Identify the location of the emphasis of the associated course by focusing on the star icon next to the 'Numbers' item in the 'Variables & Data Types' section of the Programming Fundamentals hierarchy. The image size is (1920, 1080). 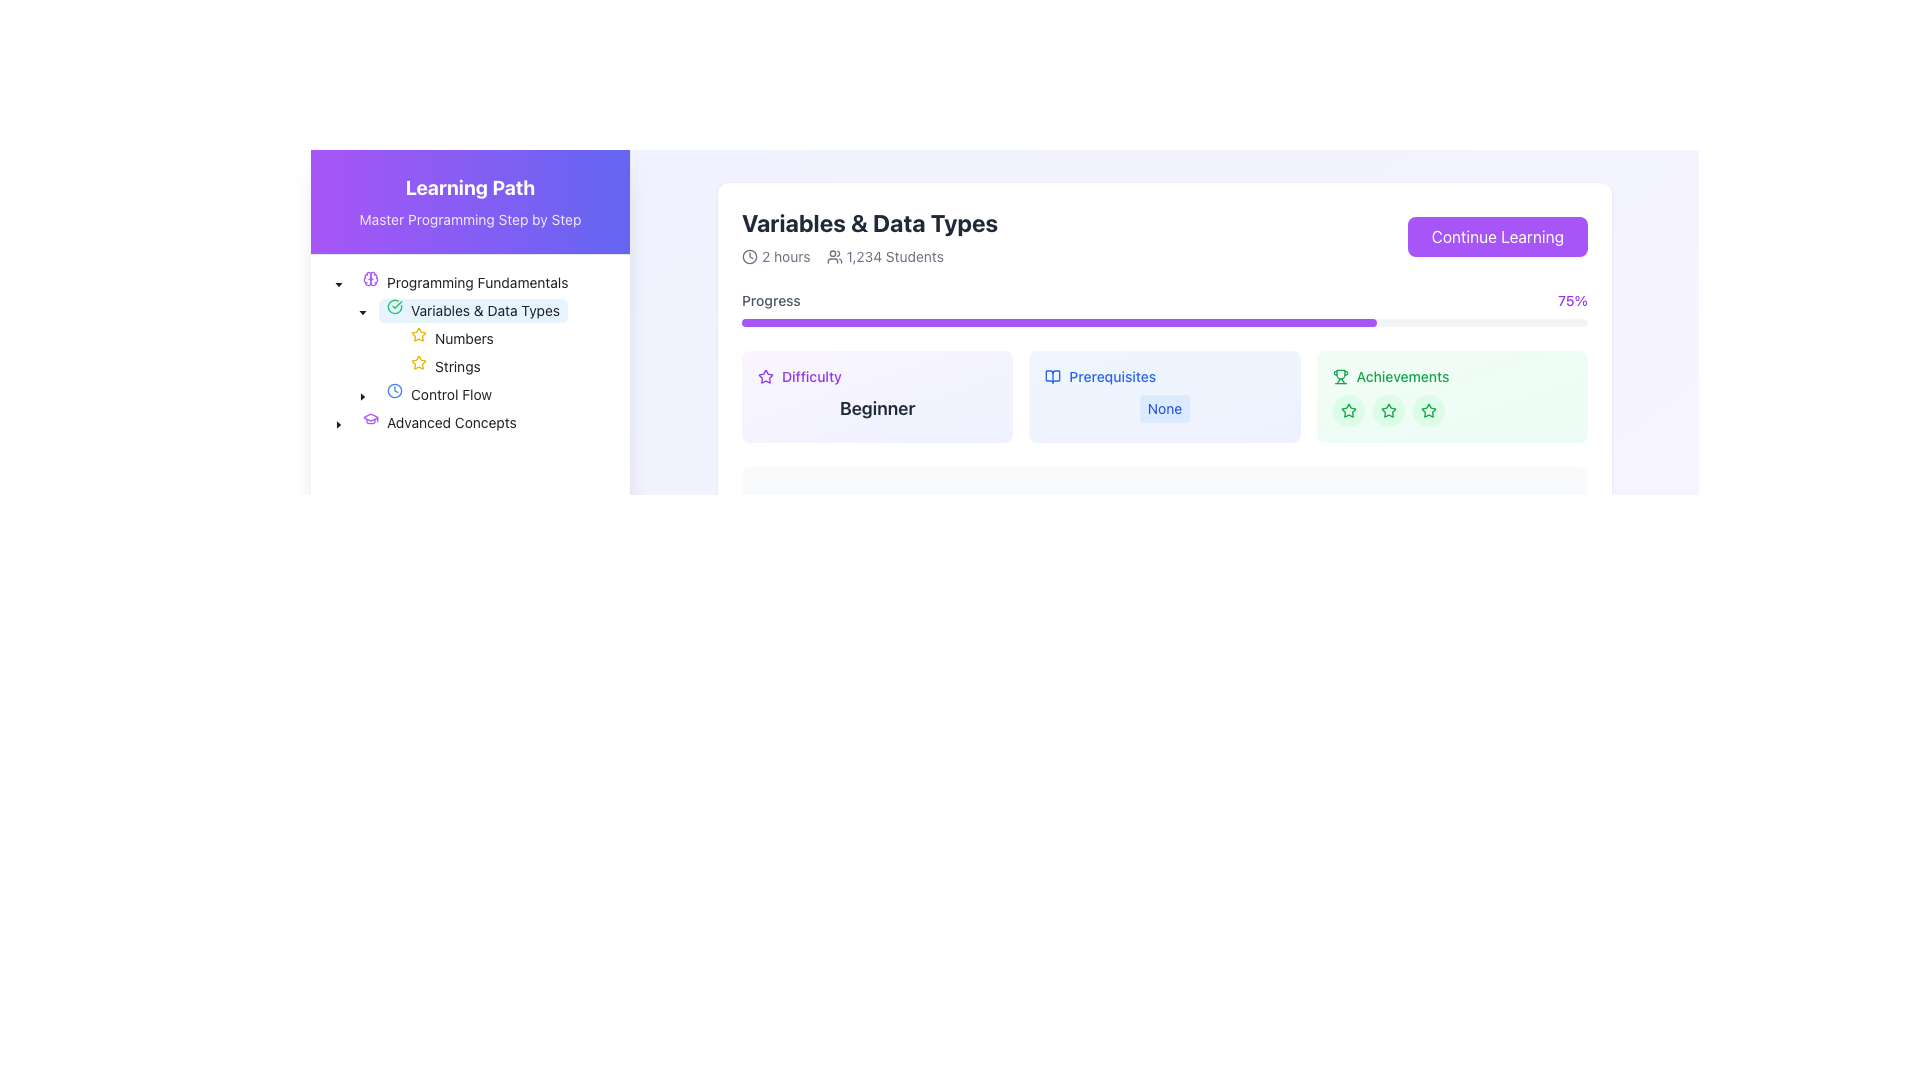
(417, 362).